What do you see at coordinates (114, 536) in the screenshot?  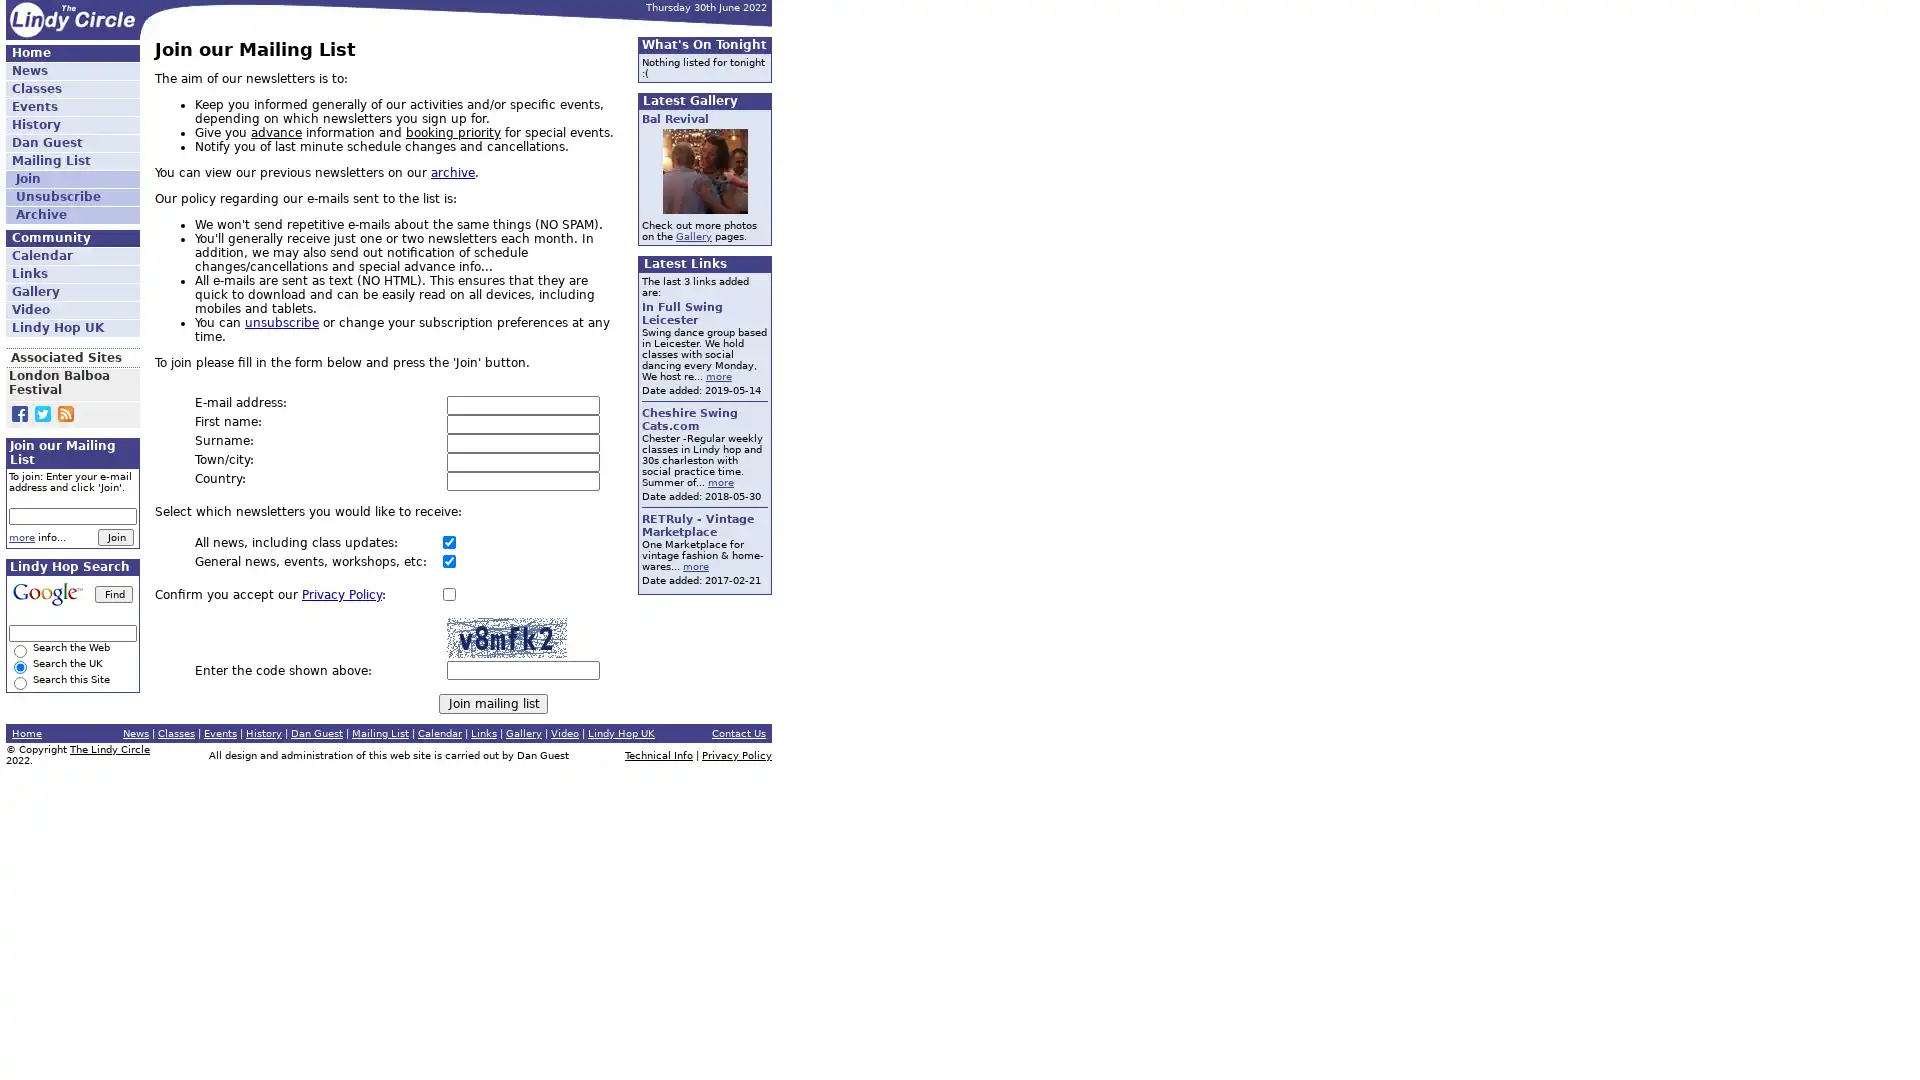 I see `Join` at bounding box center [114, 536].